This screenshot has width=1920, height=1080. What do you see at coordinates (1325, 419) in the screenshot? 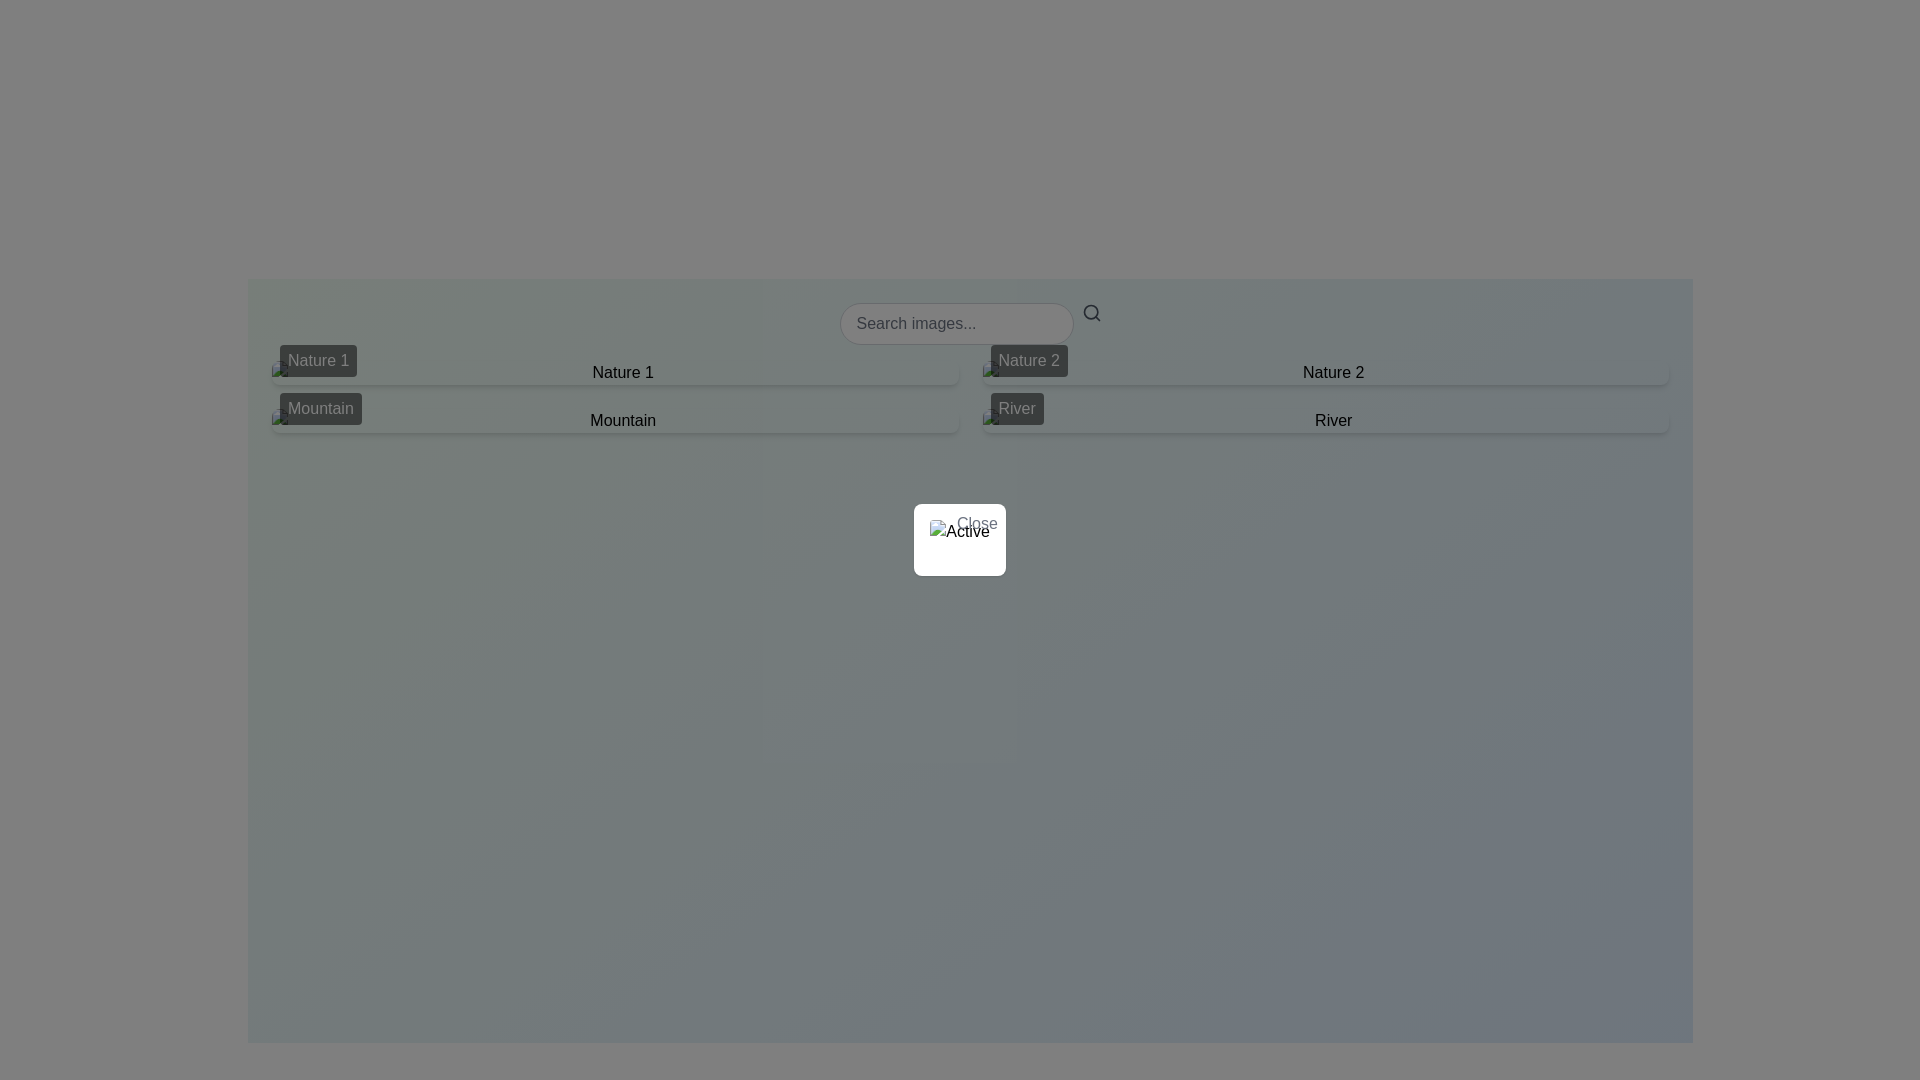
I see `the 'River' label that displays the text in black sans-serif font, located` at bounding box center [1325, 419].